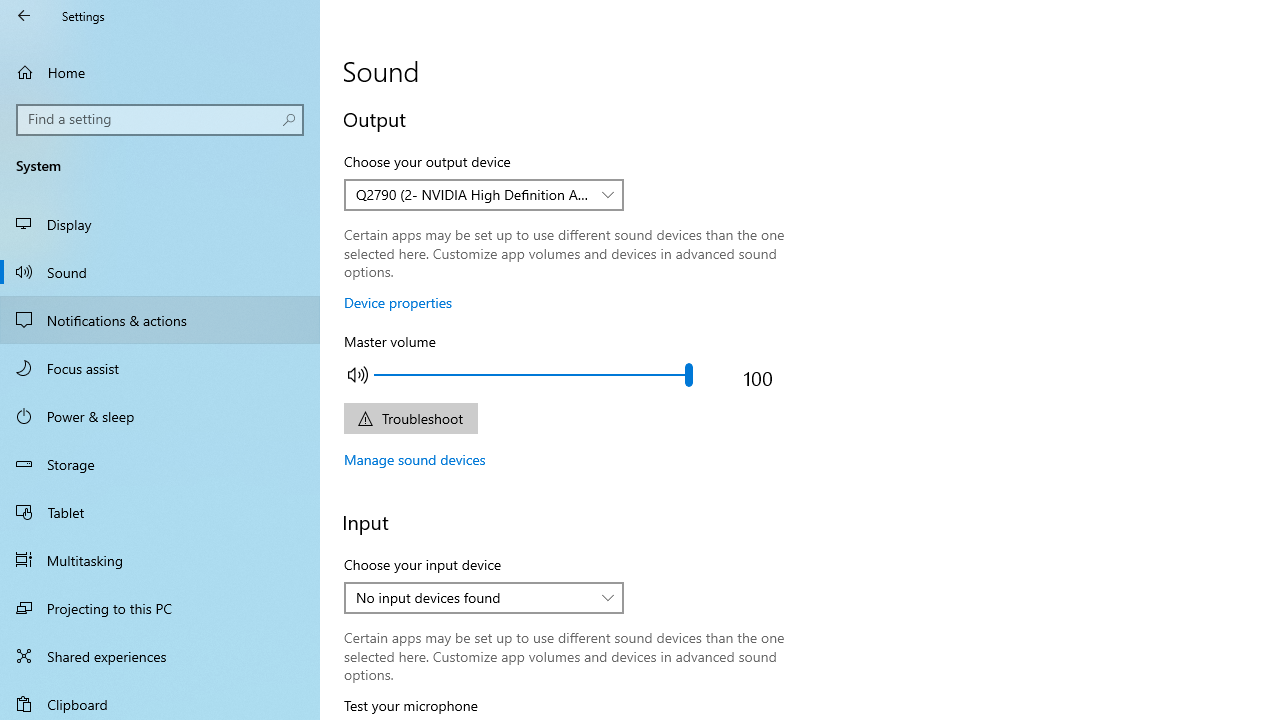  Describe the element at coordinates (472, 596) in the screenshot. I see `'No input devices found'` at that location.